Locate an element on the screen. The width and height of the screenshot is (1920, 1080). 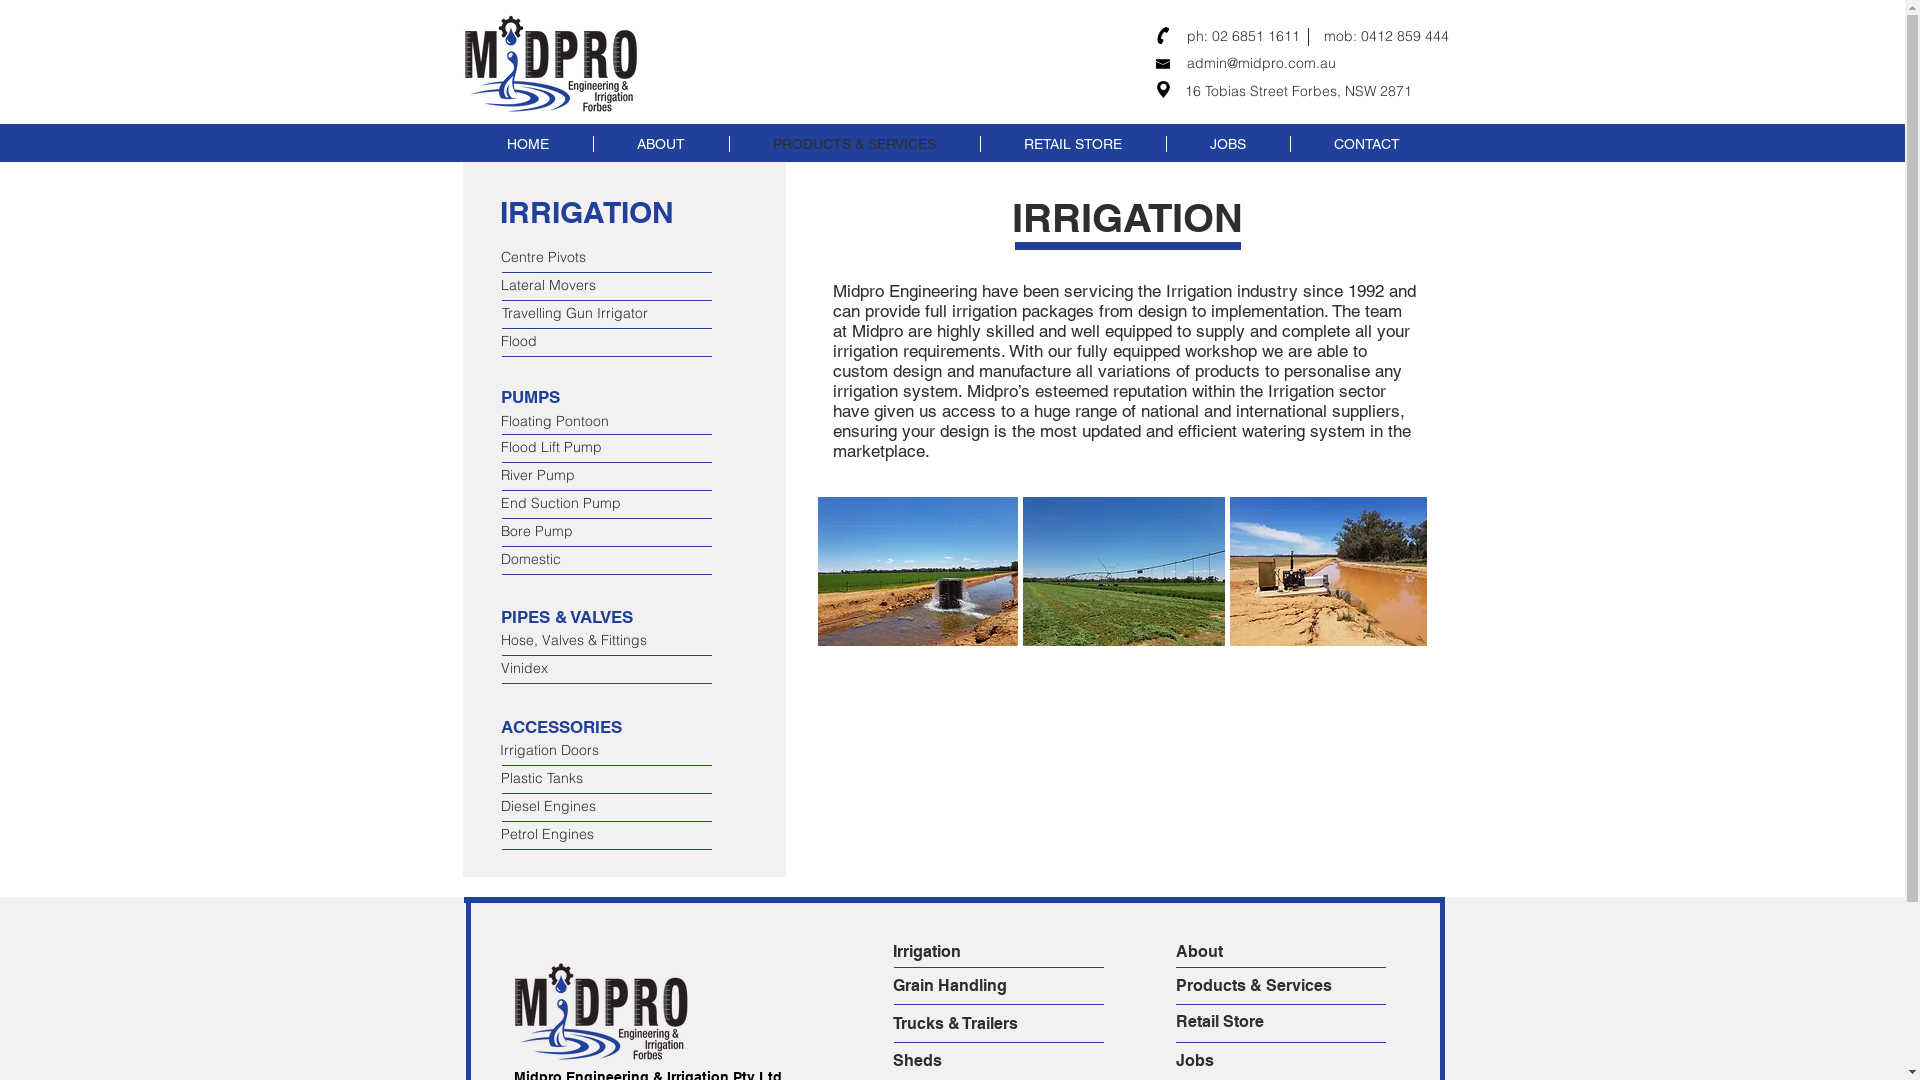
'Bore Pump' is located at coordinates (570, 531).